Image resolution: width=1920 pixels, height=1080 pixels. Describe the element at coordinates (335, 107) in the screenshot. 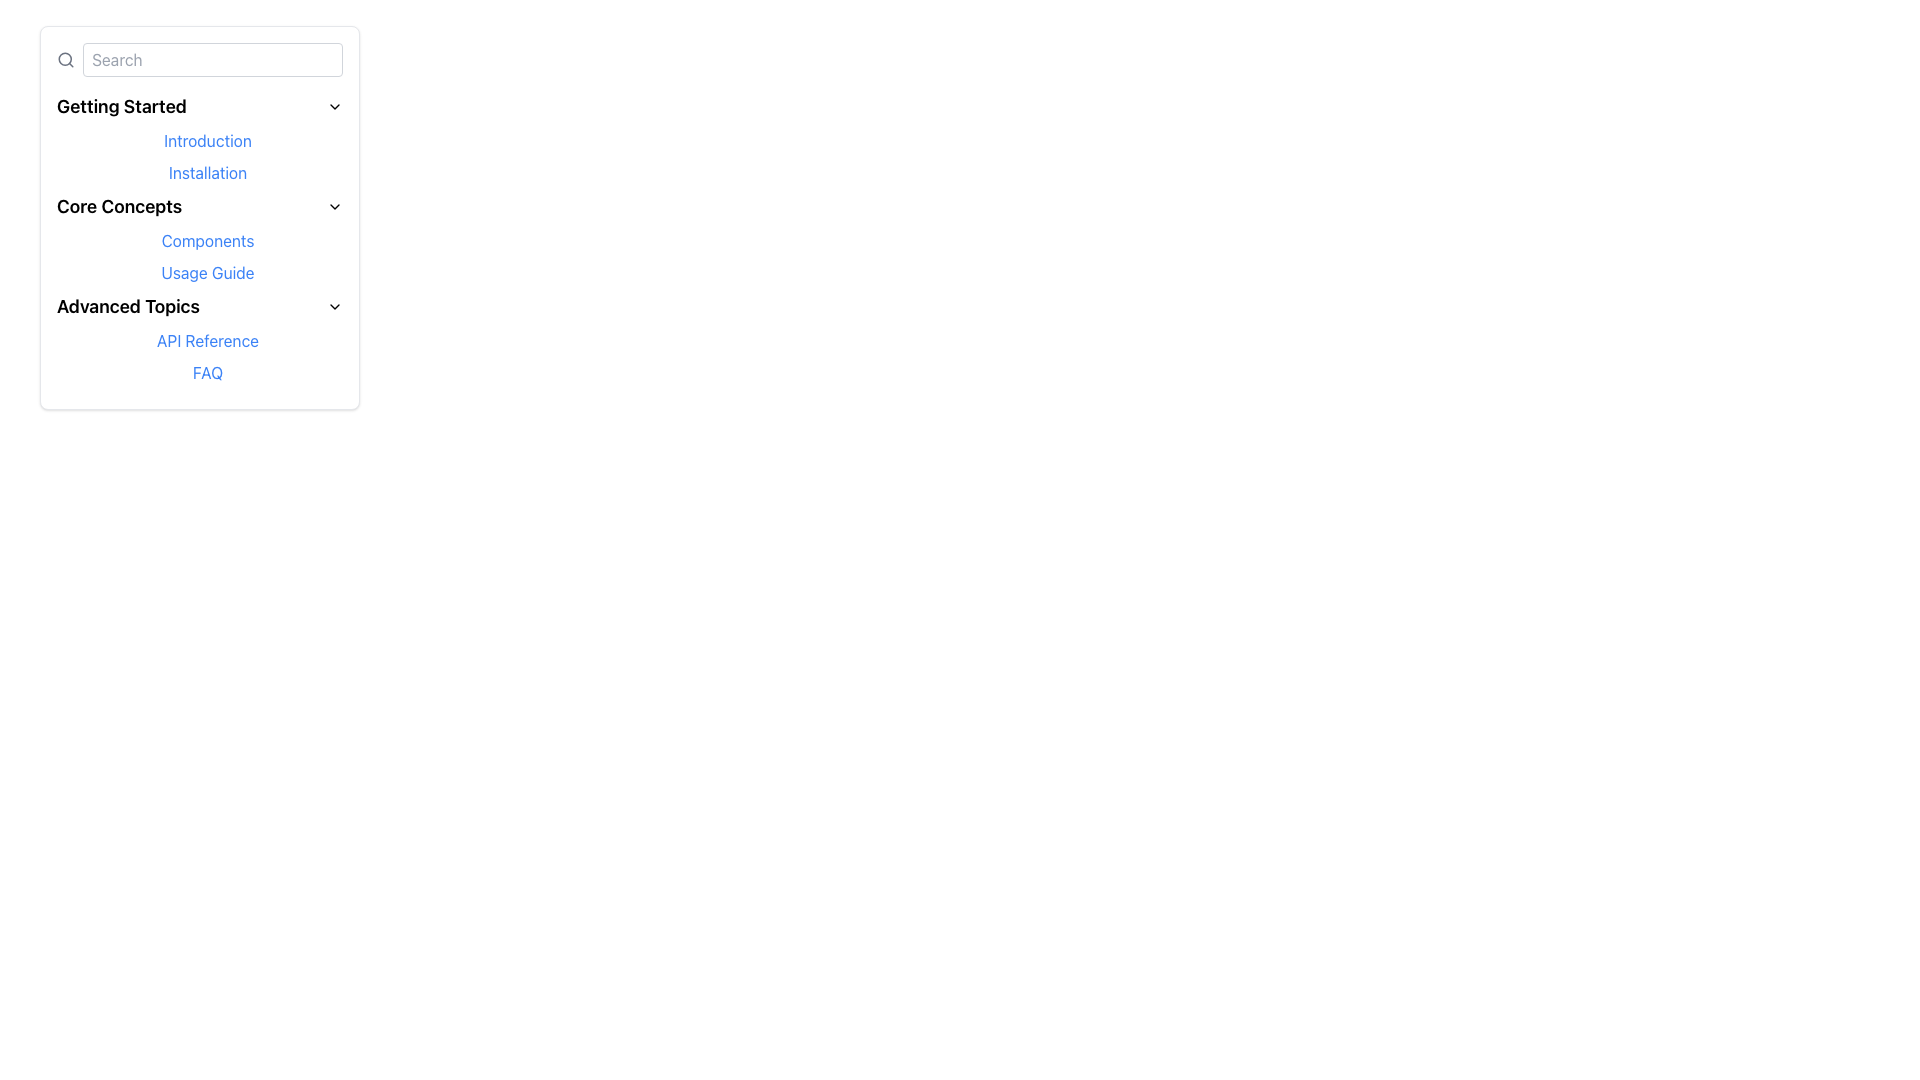

I see `the Chevron Icon located to the right of the 'Getting Started' text in the navigation menu` at that location.